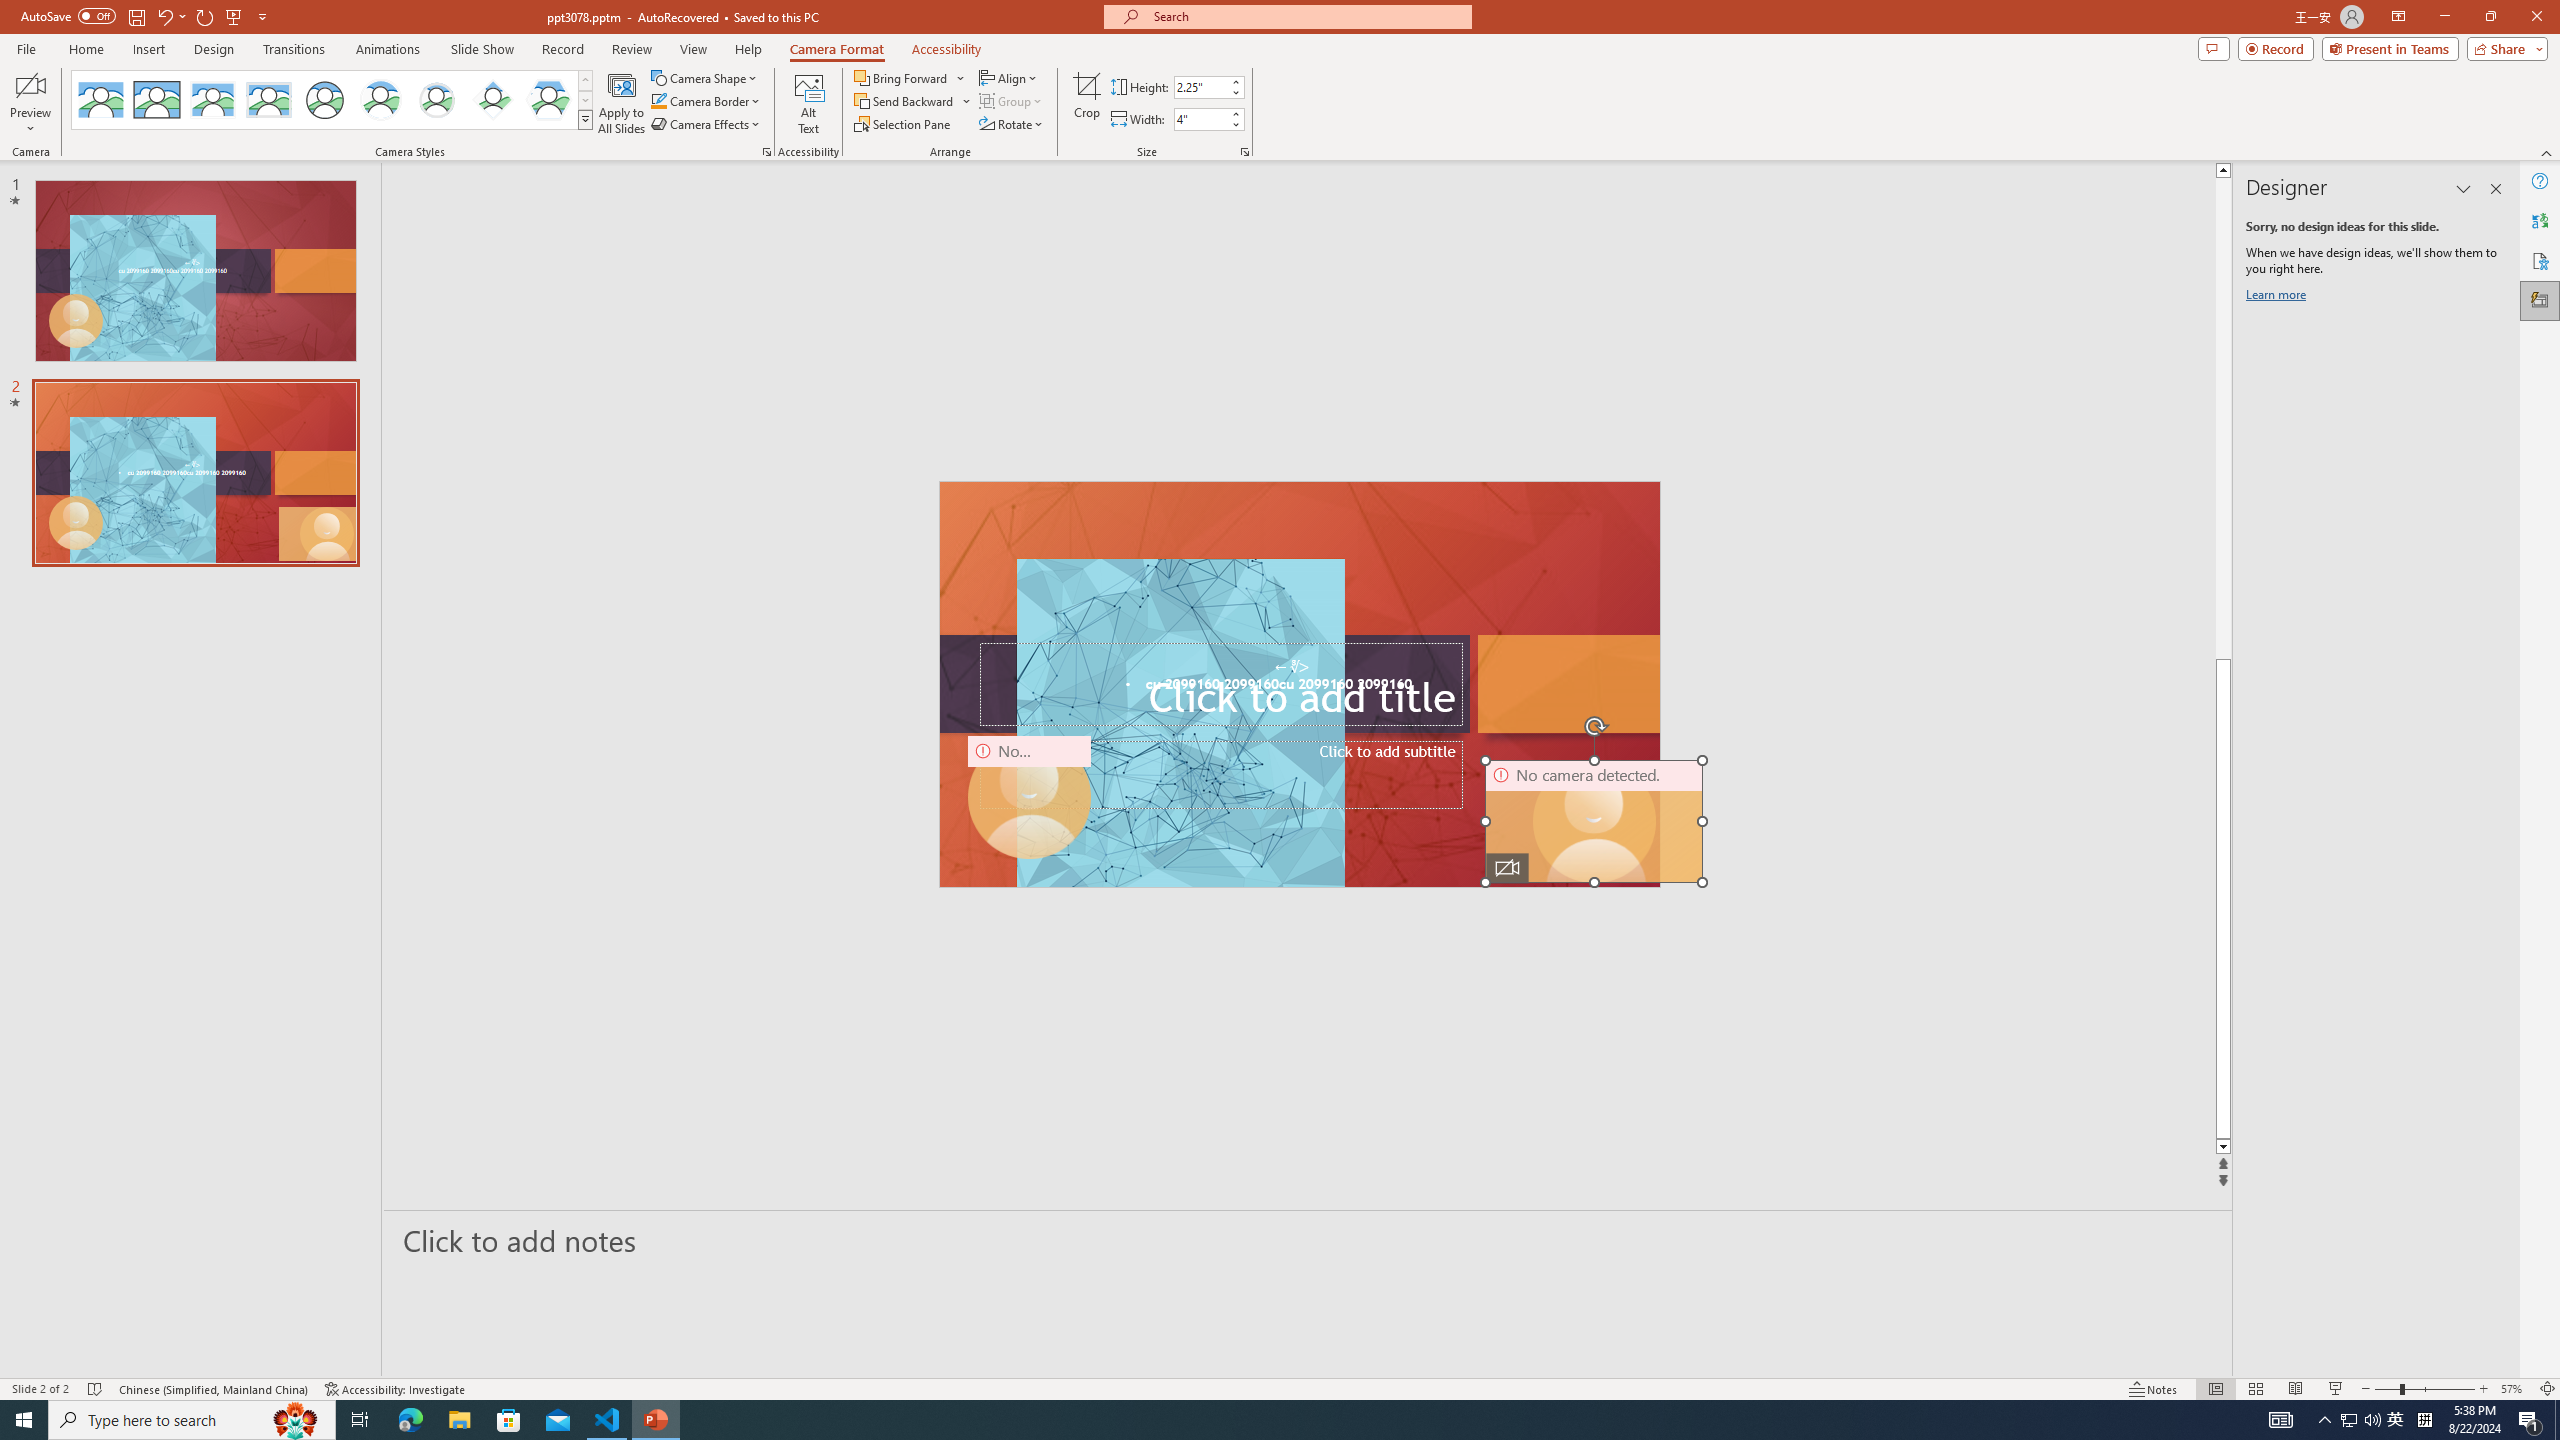  Describe the element at coordinates (101, 99) in the screenshot. I see `'No Style'` at that location.